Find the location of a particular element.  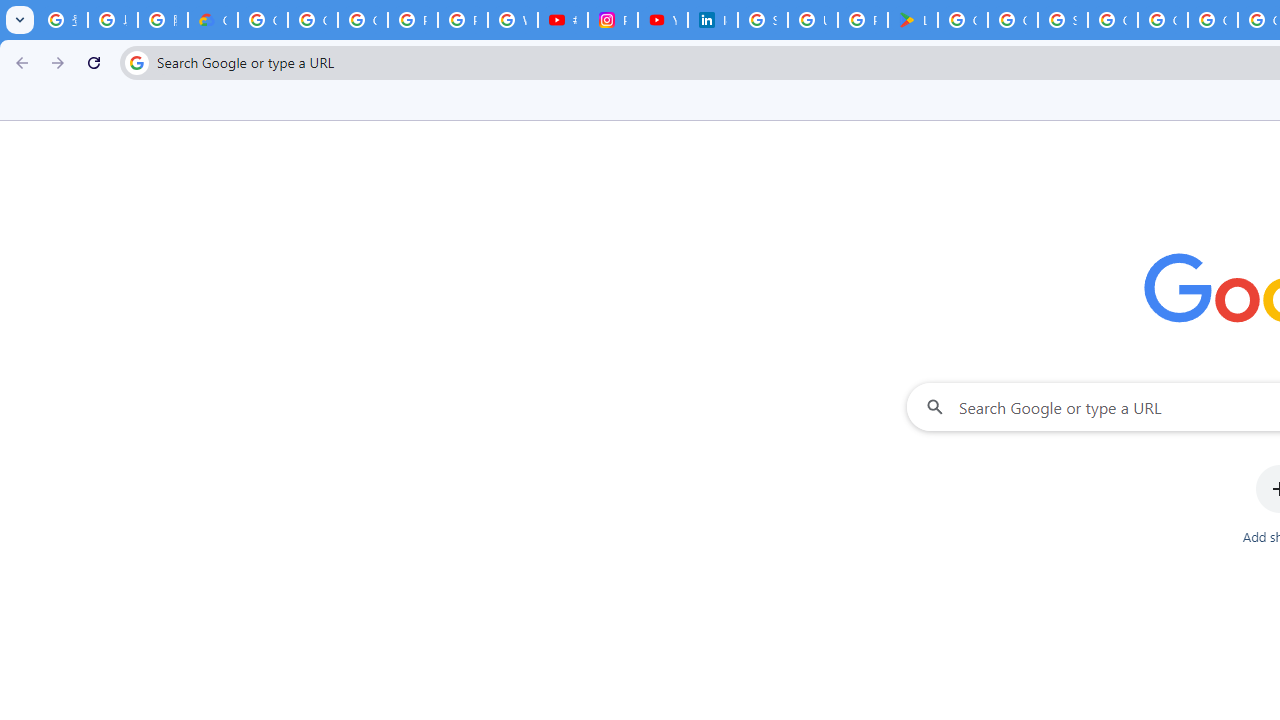

'YouTube Culture & Trends - On The Rise: Handcam Videos' is located at coordinates (663, 20).